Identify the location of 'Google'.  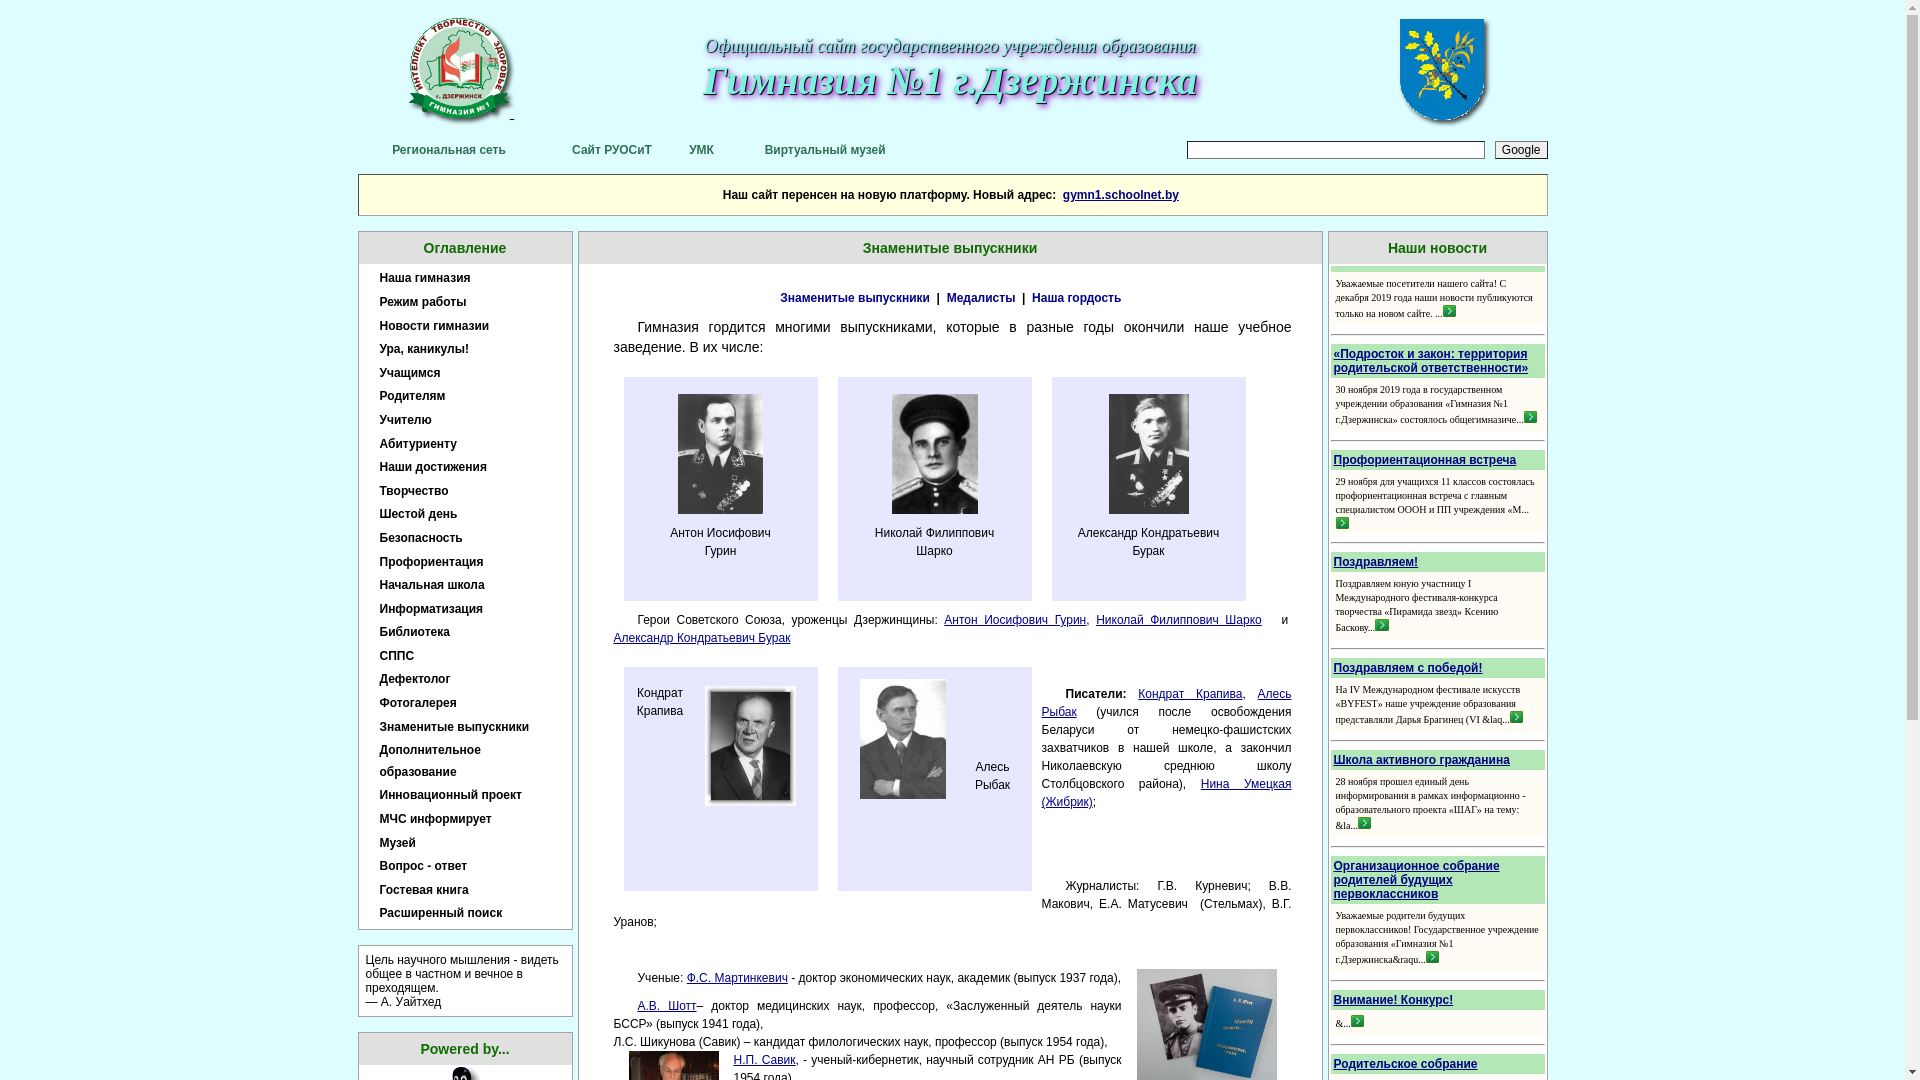
(1520, 149).